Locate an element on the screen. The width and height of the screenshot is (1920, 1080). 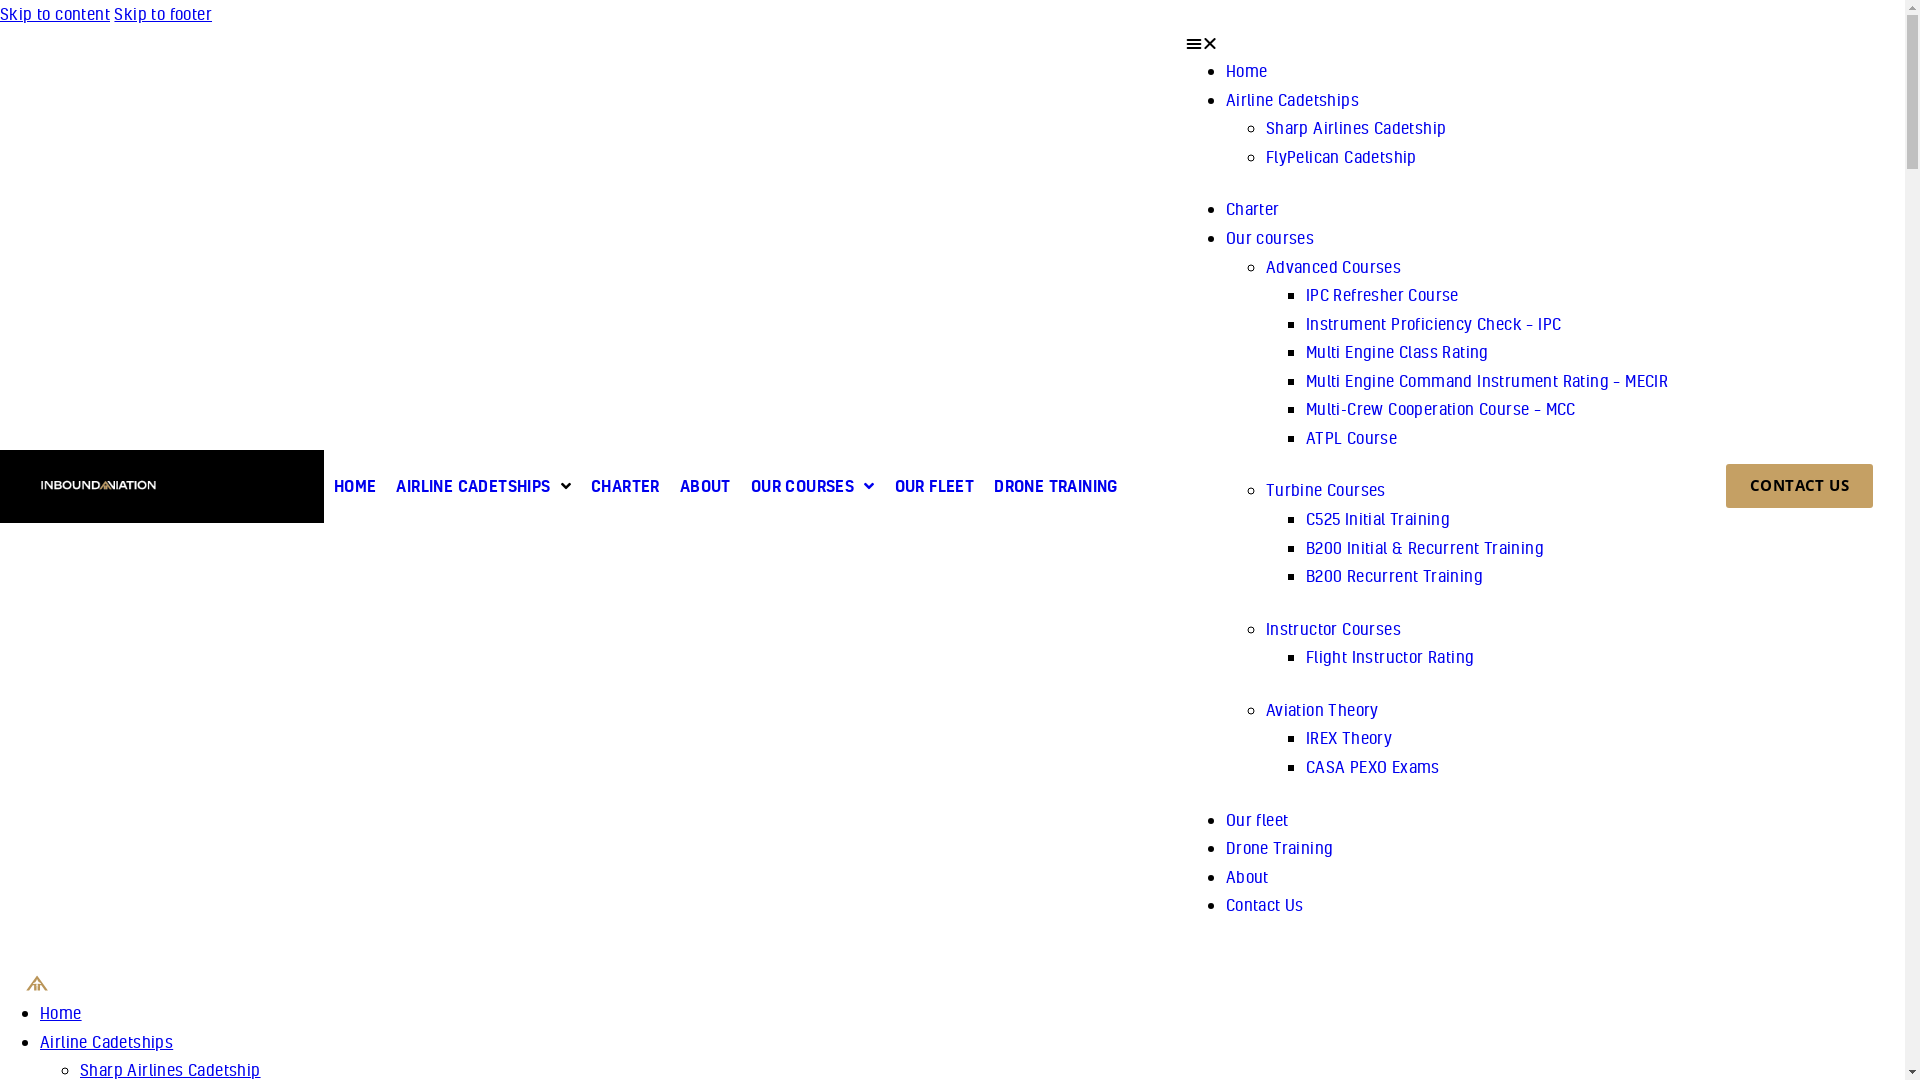
'ABOUT' is located at coordinates (705, 486).